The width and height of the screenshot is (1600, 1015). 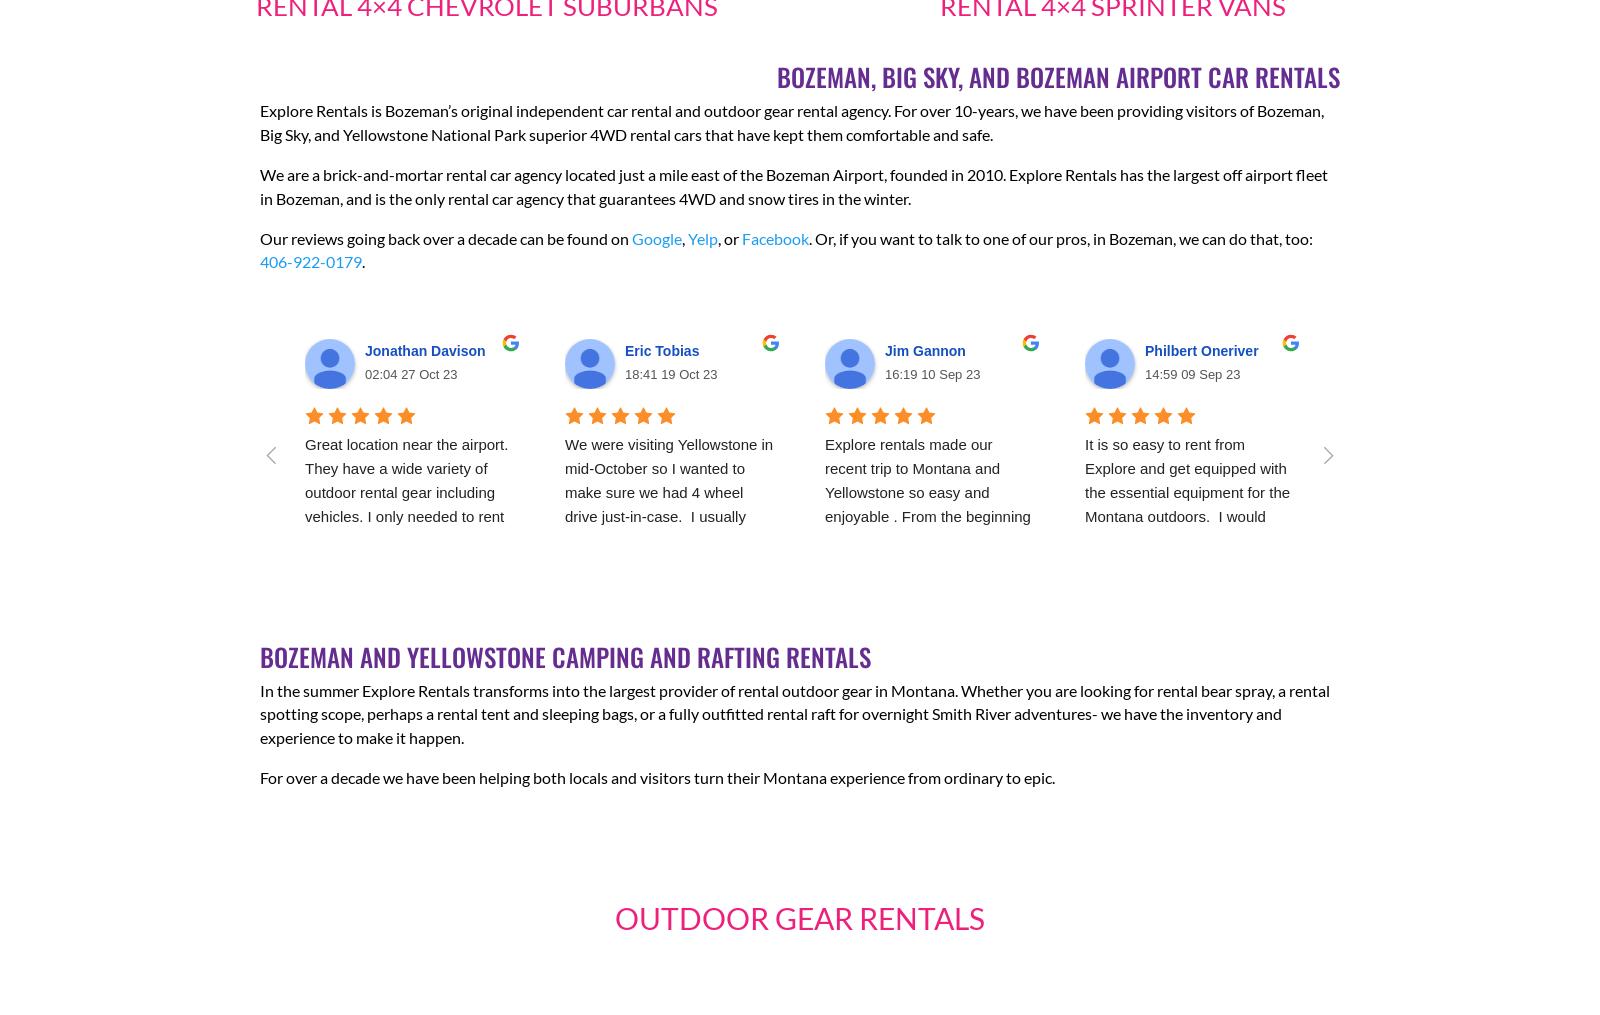 What do you see at coordinates (410, 374) in the screenshot?
I see `'02:04 27 Oct 23'` at bounding box center [410, 374].